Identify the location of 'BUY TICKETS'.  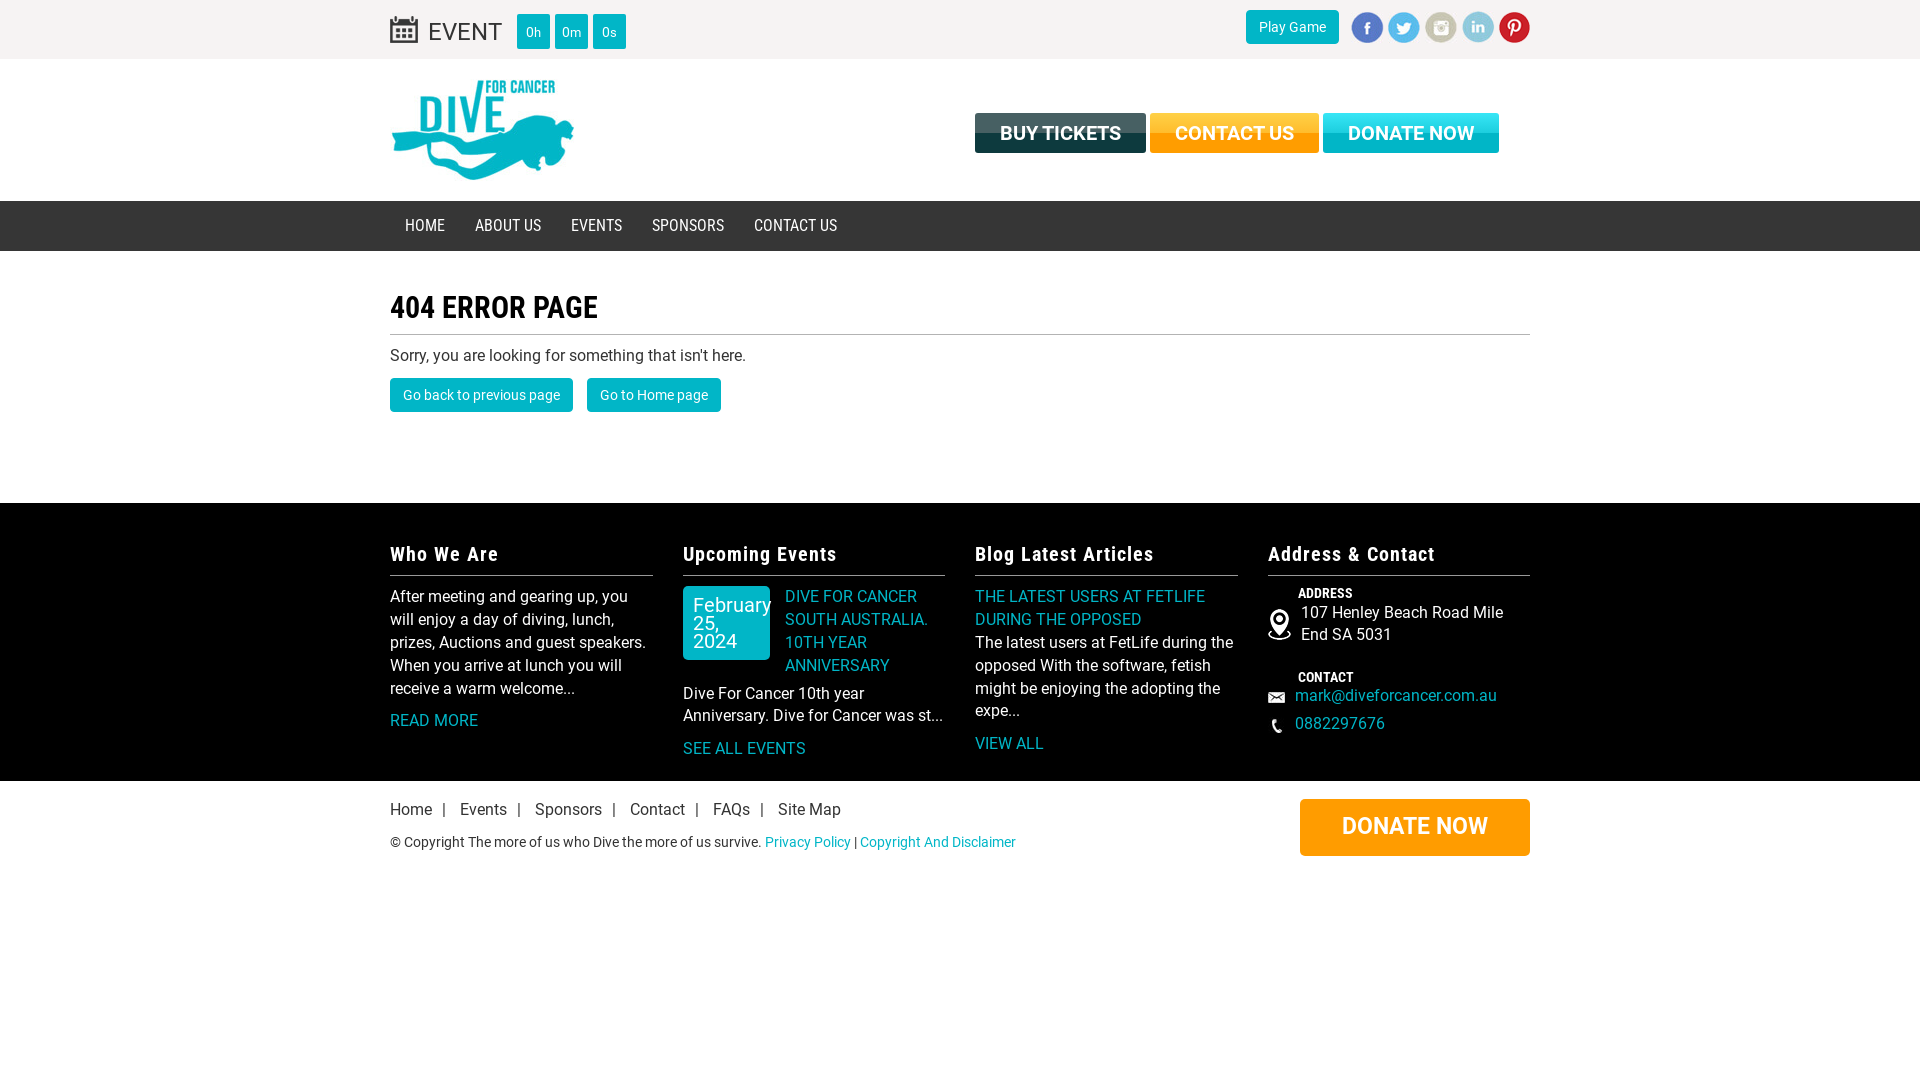
(974, 132).